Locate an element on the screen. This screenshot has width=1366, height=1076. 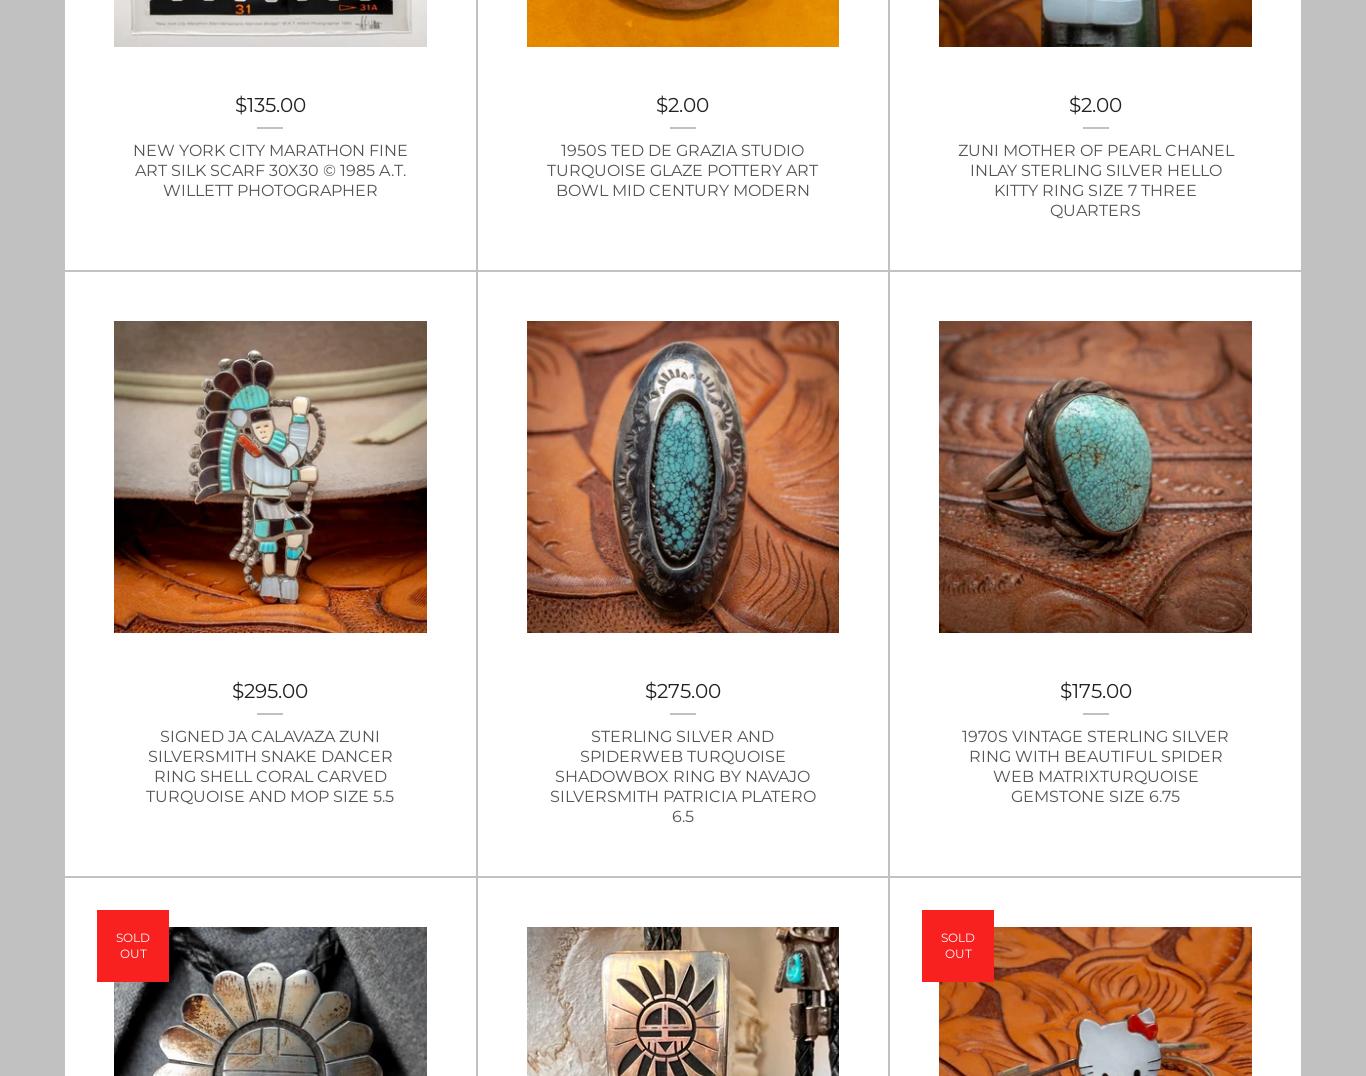
'New York City Marathon Fine Art Silk Scarf 30X30 © 1985 A.T. Willett Photographer' is located at coordinates (269, 169).